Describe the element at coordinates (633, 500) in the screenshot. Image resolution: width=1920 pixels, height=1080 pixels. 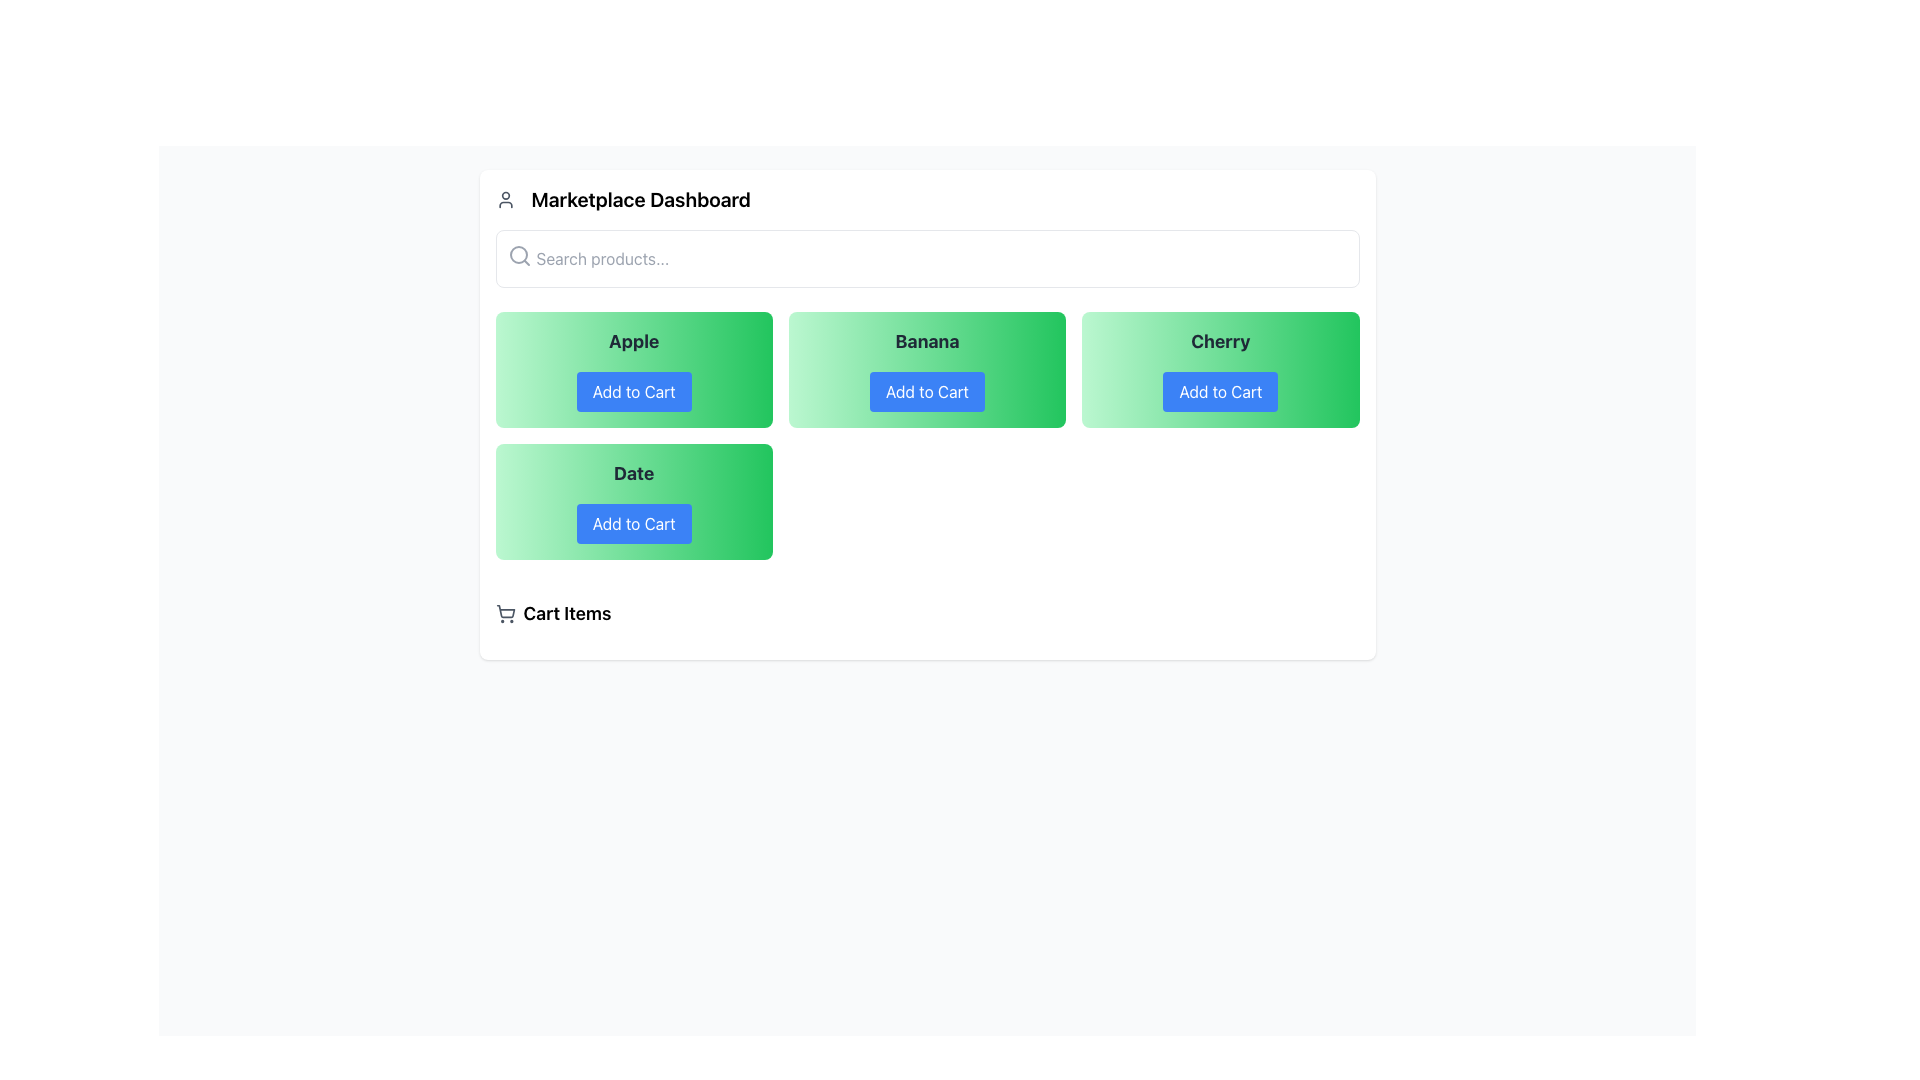
I see `the fourth card in the grid layout that contains the item 'Date'` at that location.